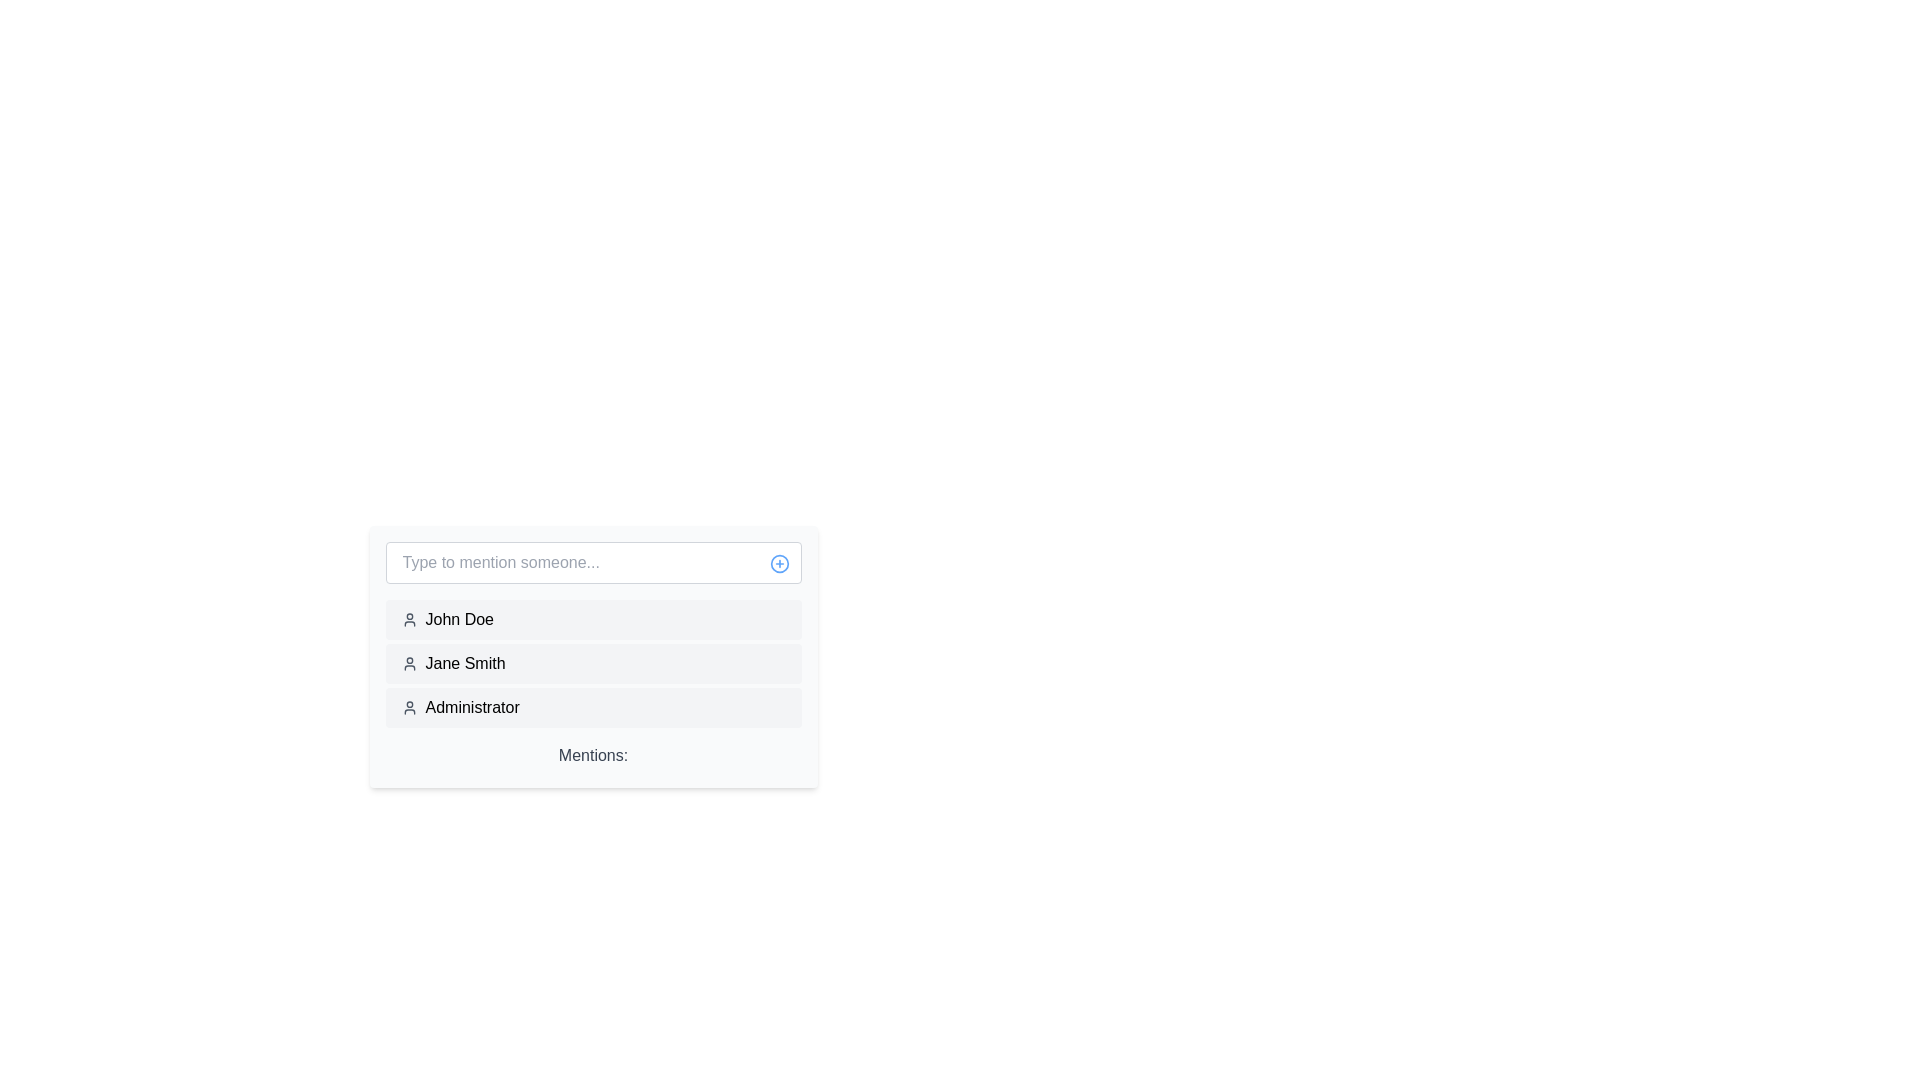  I want to click on the user icon associated with 'John Doe' in the mention-selection popup interface for visual reference, so click(408, 619).